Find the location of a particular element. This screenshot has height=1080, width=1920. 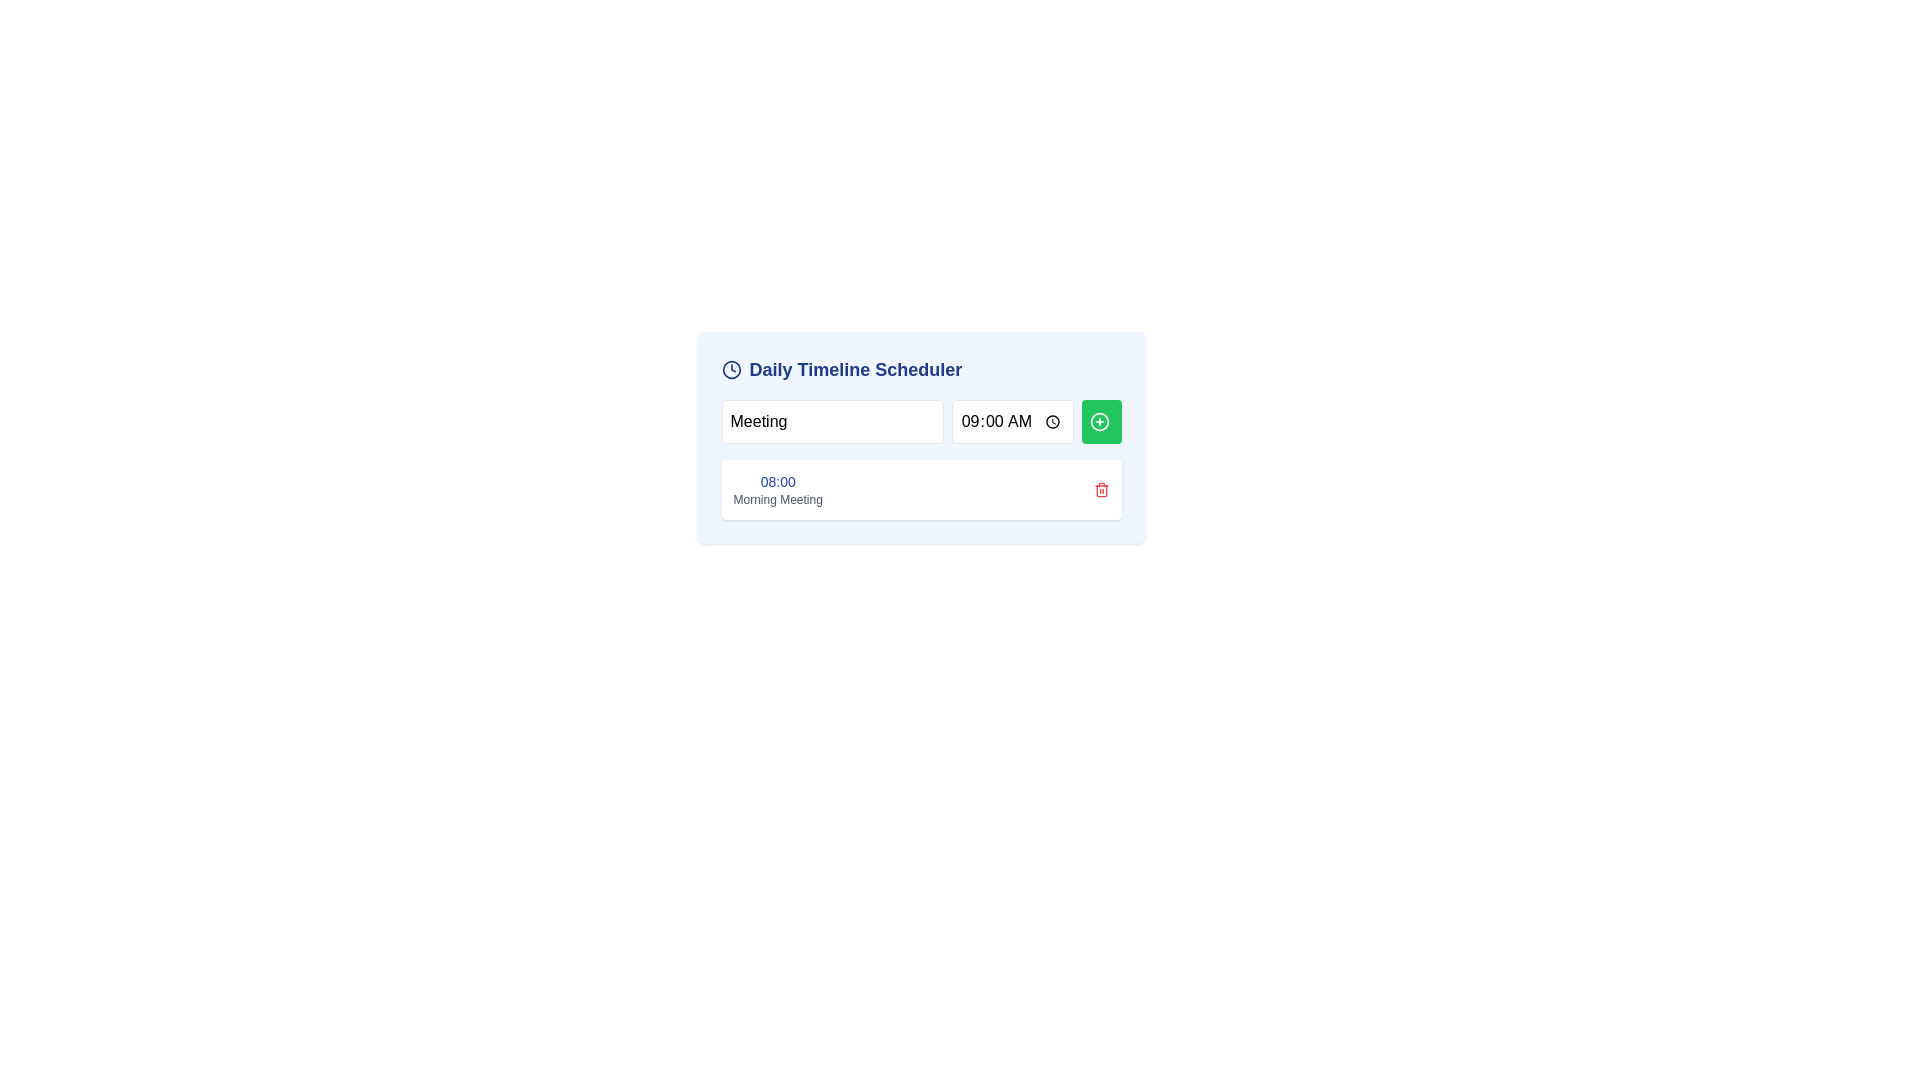

the circular '+' icon within the green button located to the right of the '09:00 AM' input field is located at coordinates (1098, 420).